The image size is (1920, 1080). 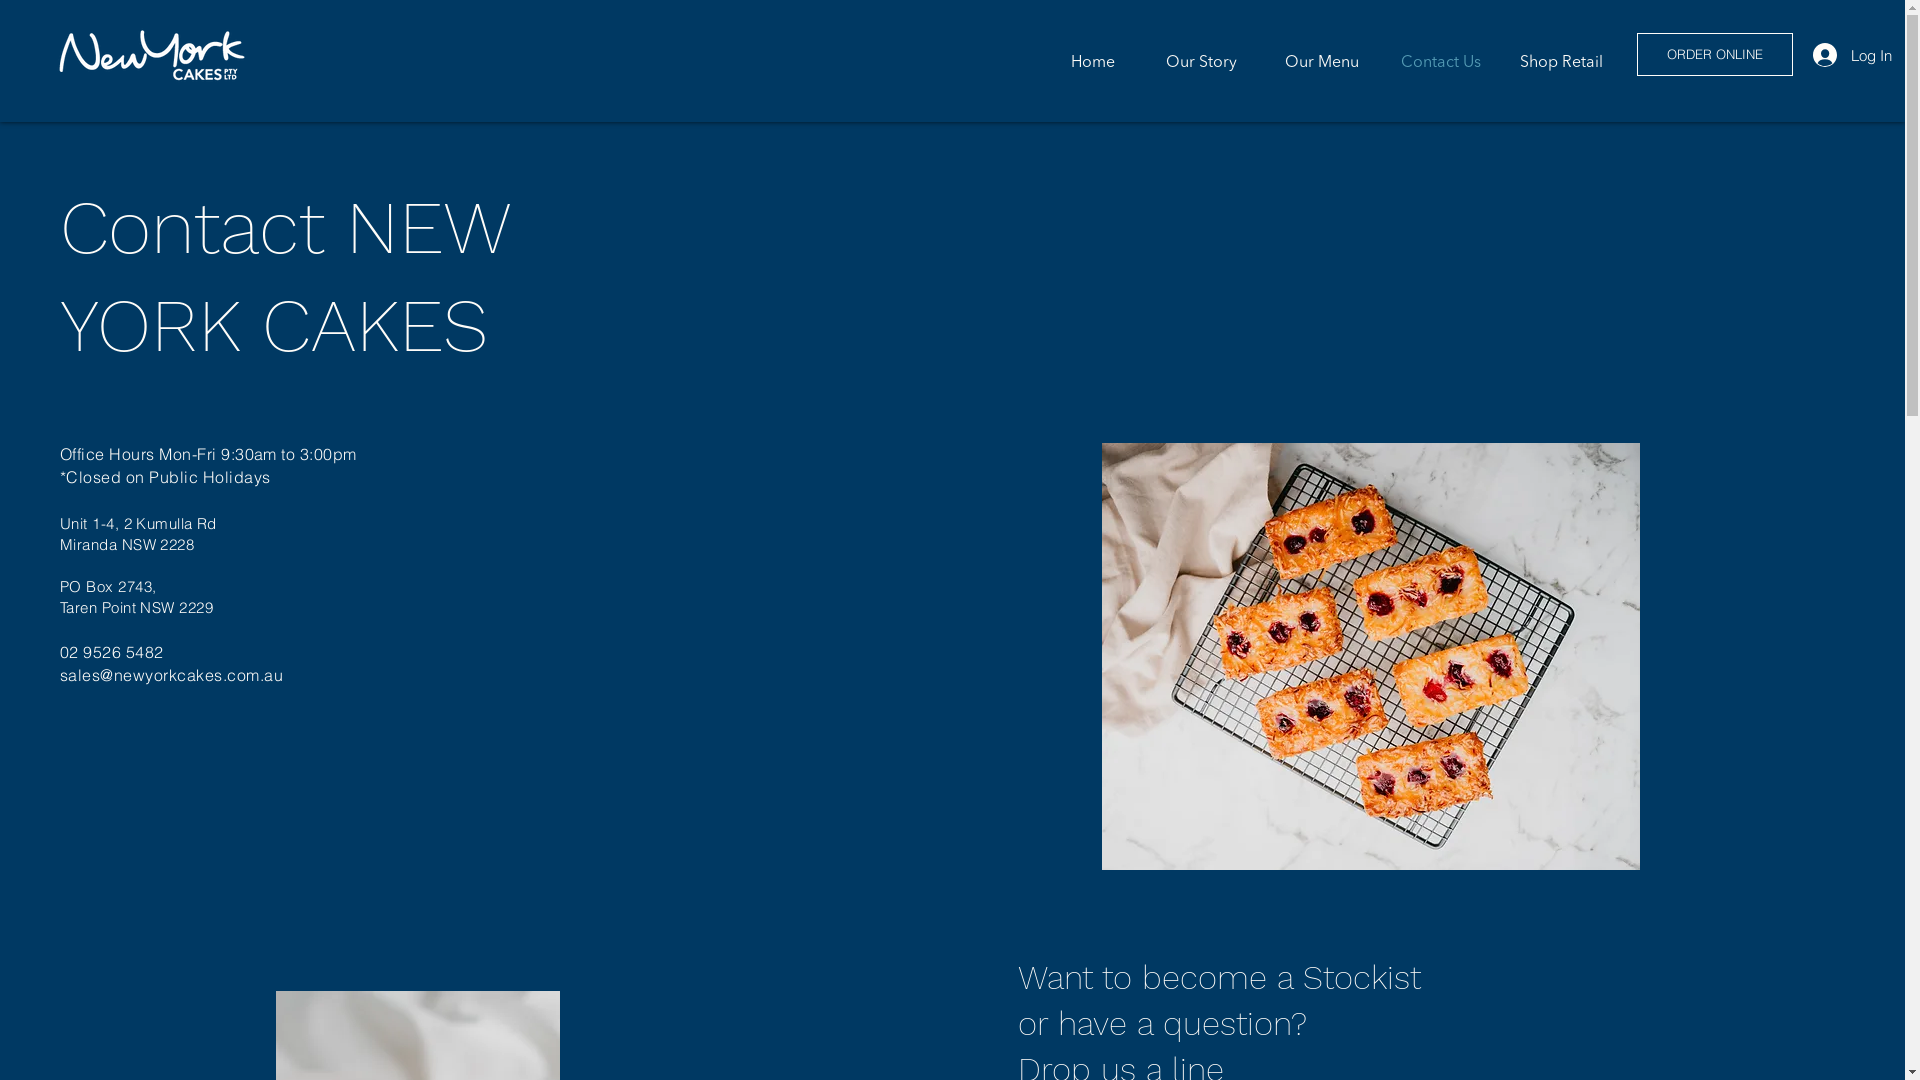 What do you see at coordinates (1313, 60) in the screenshot?
I see `'Our Menu'` at bounding box center [1313, 60].